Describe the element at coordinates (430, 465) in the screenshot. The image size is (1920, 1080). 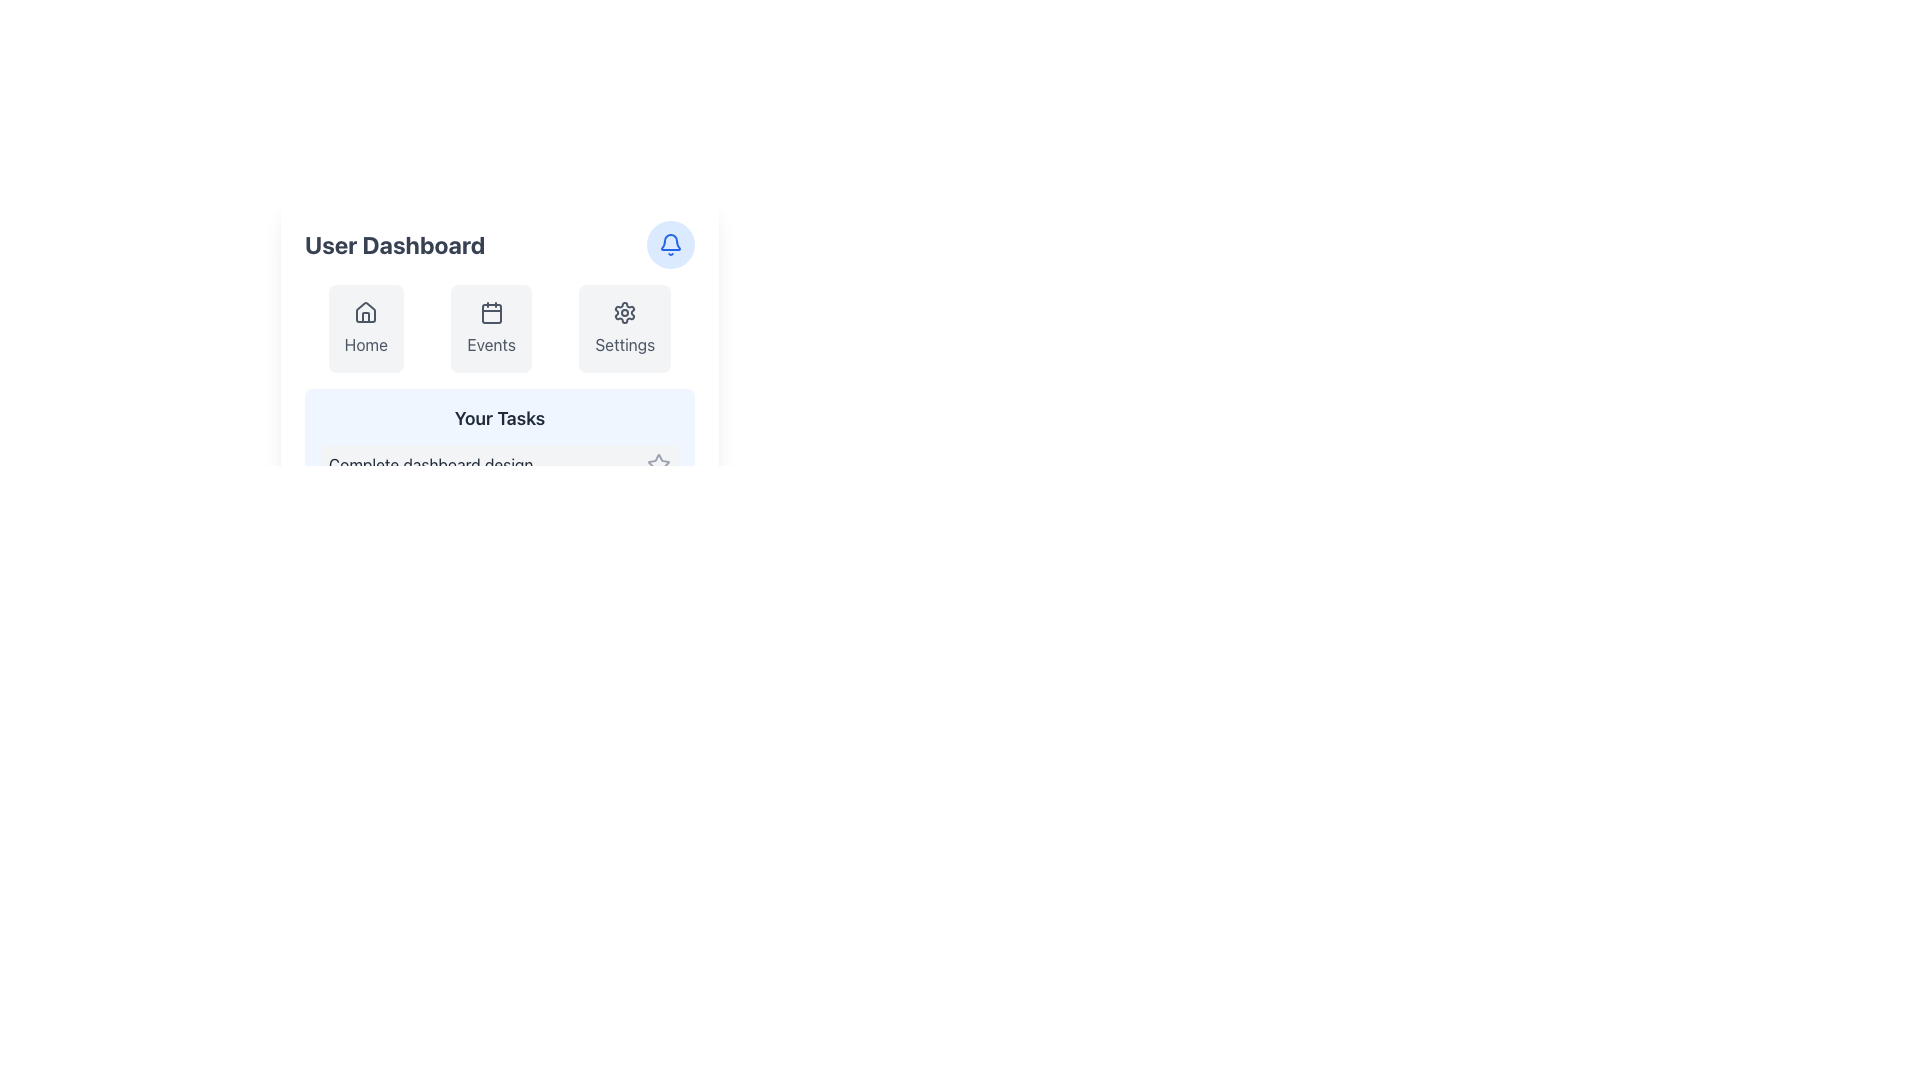
I see `the text label that displays the title or description of a specific task, located below the 'Your Tasks' label in the central area of the interface` at that location.